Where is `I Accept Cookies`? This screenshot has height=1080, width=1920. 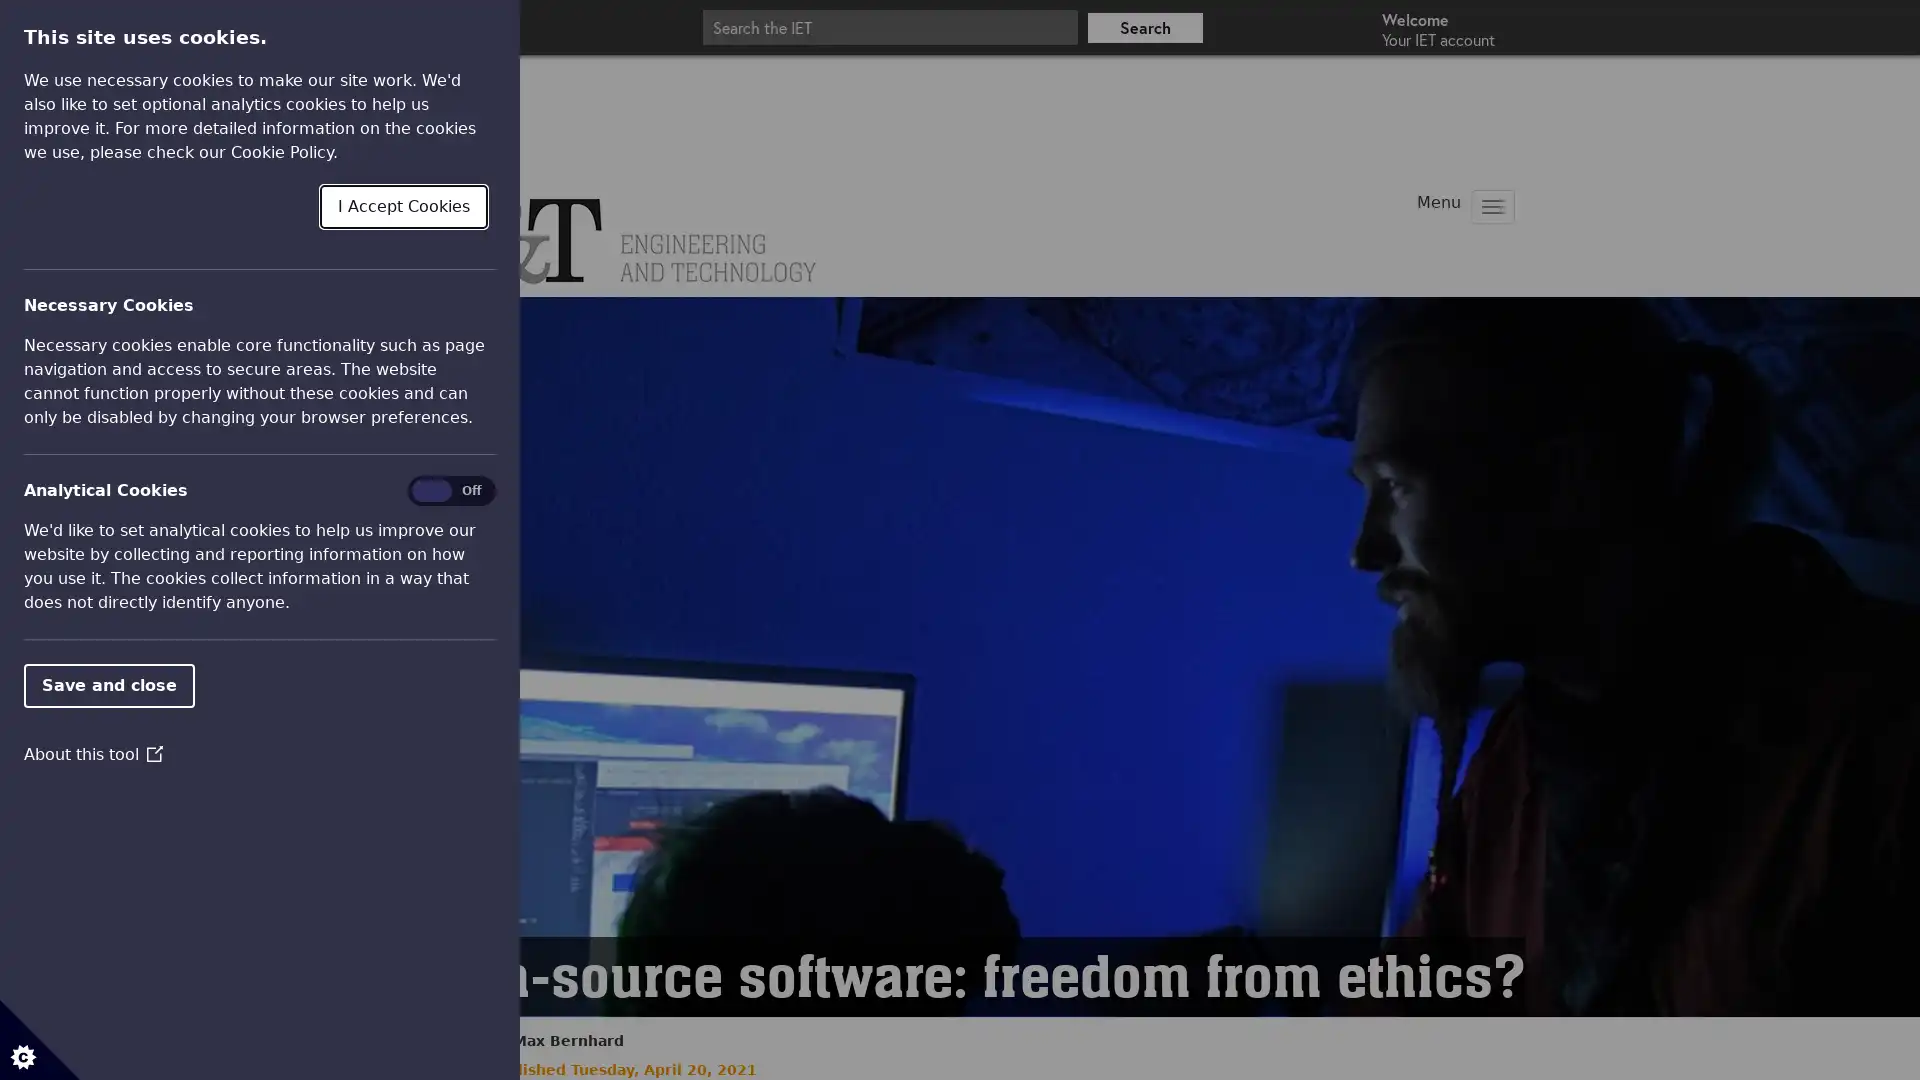 I Accept Cookies is located at coordinates (402, 205).